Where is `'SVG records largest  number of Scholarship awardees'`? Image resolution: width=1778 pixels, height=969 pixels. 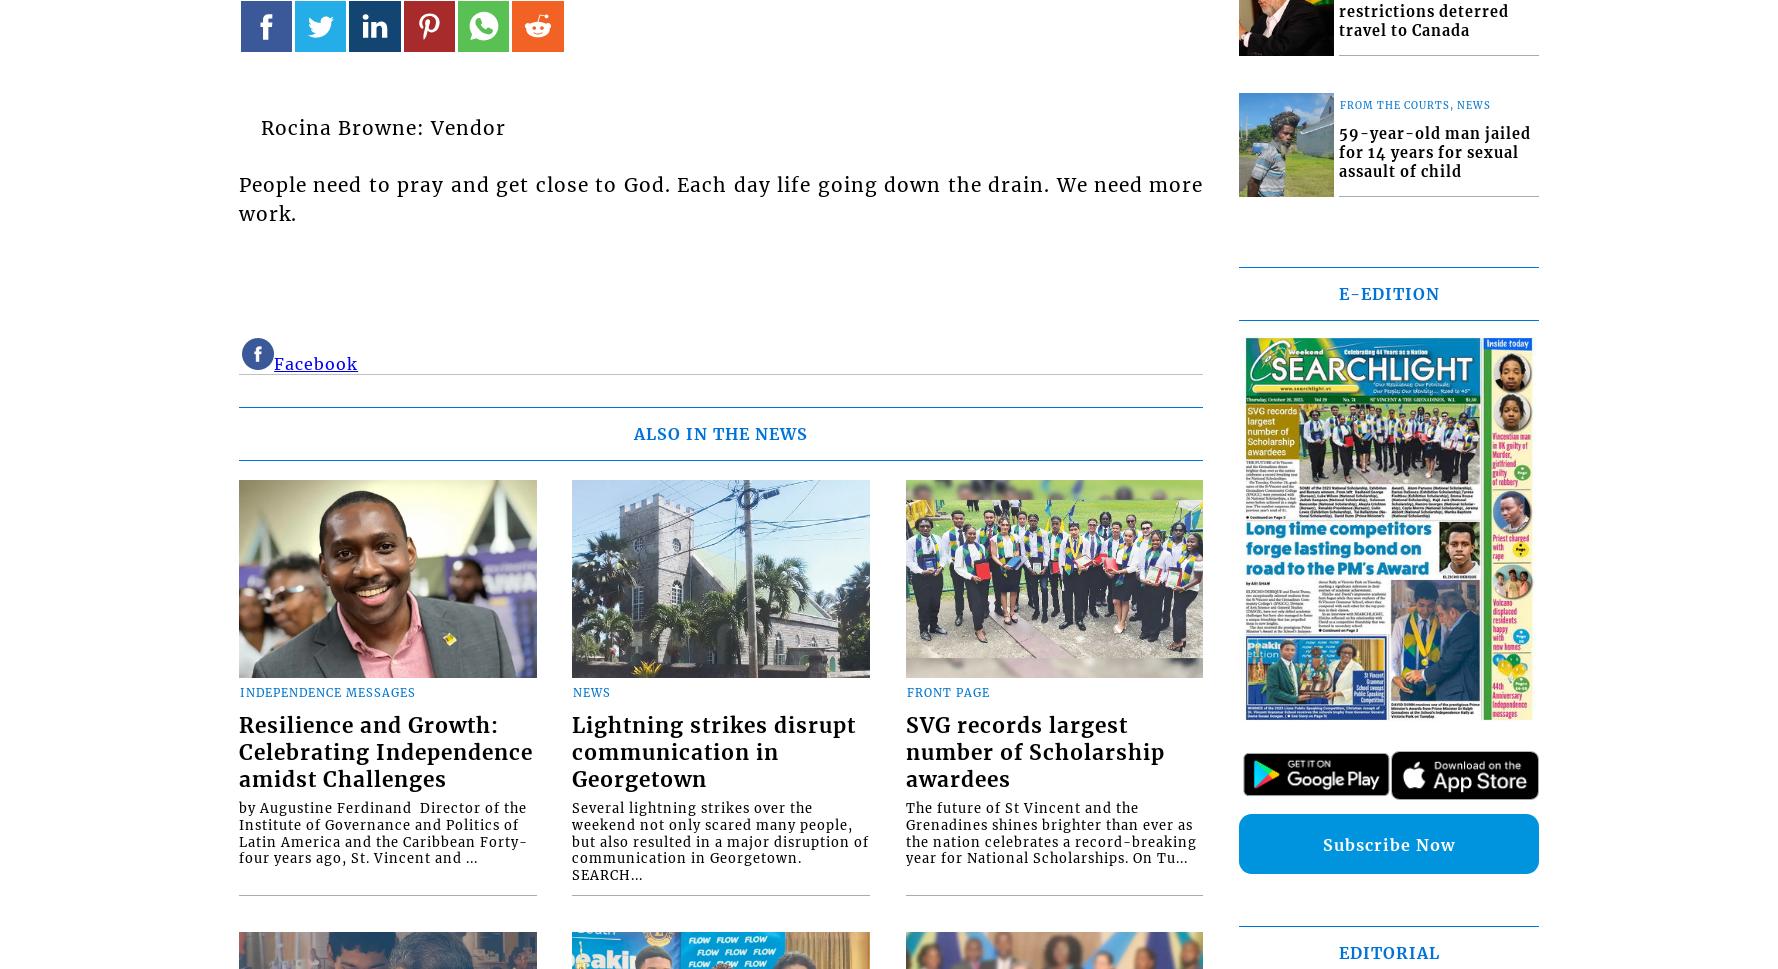
'SVG records largest  number of Scholarship awardees' is located at coordinates (1034, 752).